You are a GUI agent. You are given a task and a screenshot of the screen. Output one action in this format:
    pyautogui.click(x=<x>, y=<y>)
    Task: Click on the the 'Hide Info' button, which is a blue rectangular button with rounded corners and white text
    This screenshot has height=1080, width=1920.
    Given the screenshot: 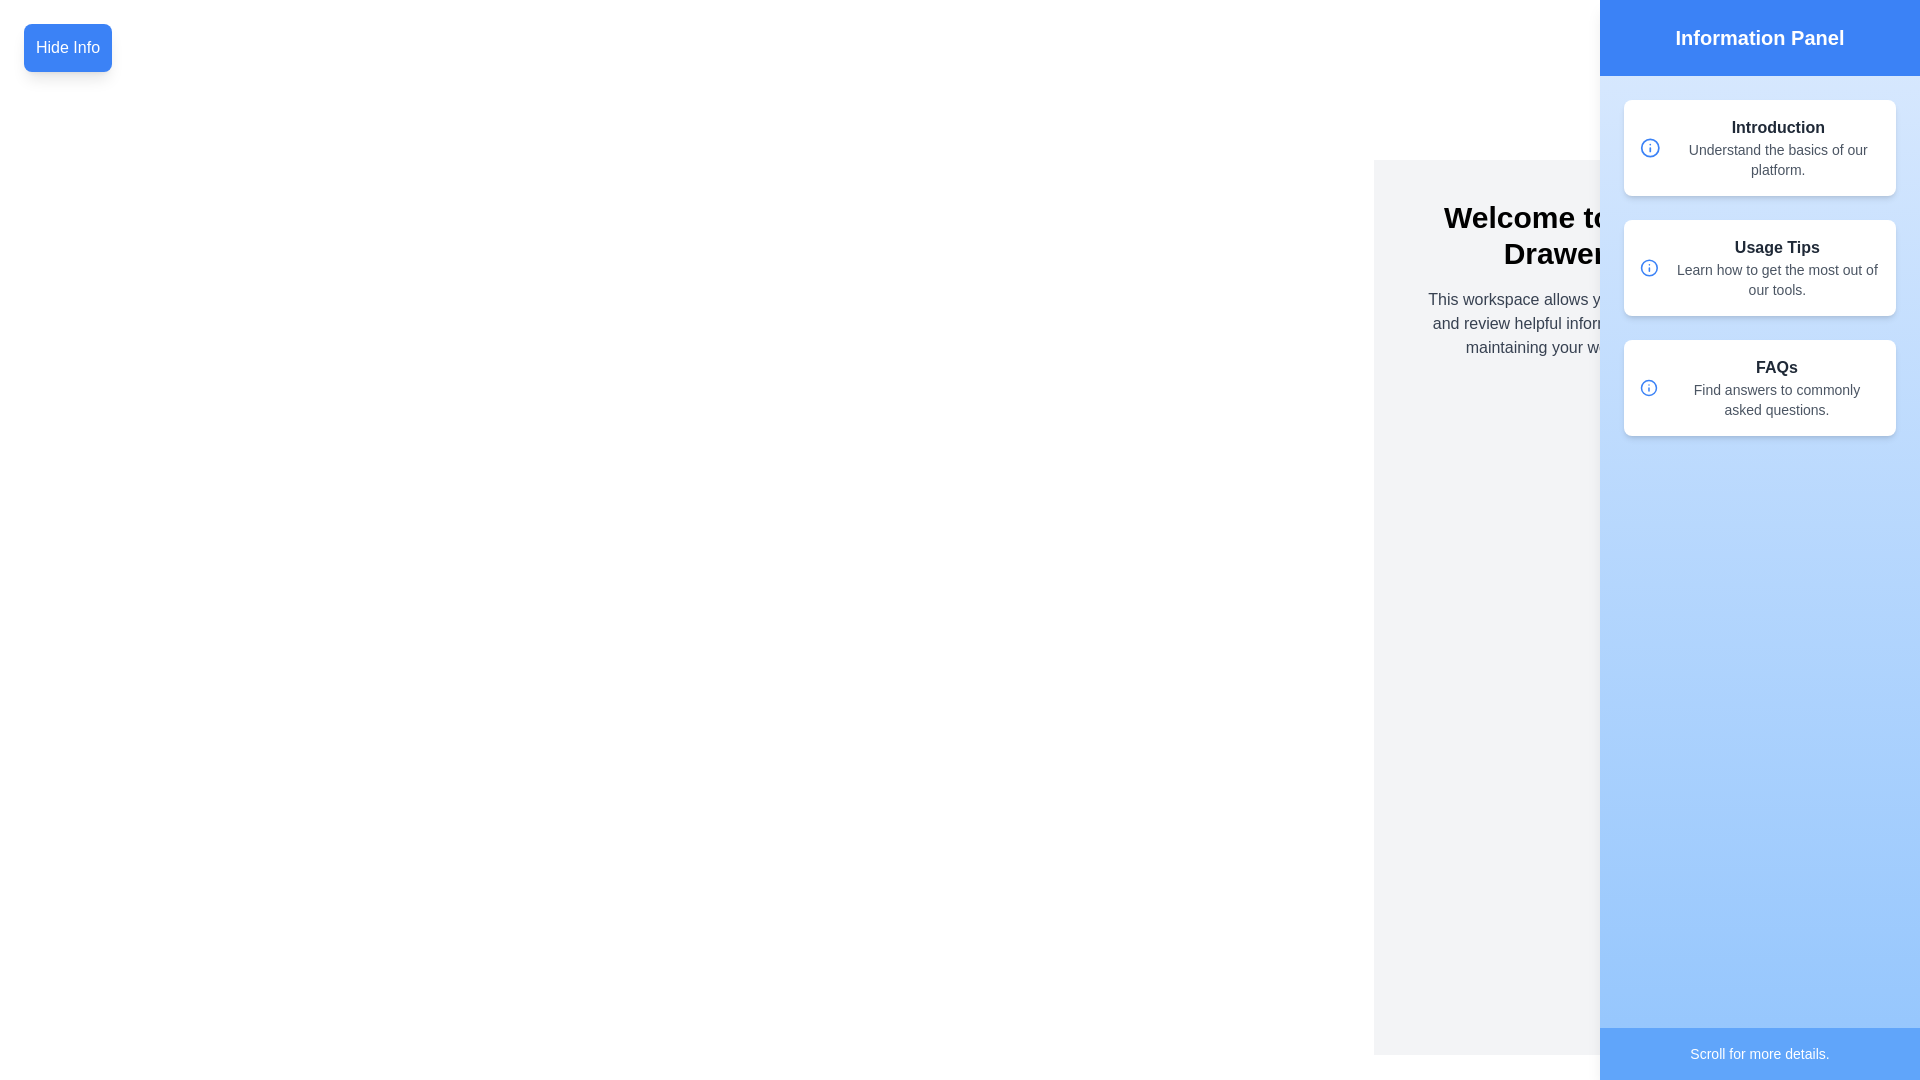 What is the action you would take?
    pyautogui.click(x=67, y=46)
    